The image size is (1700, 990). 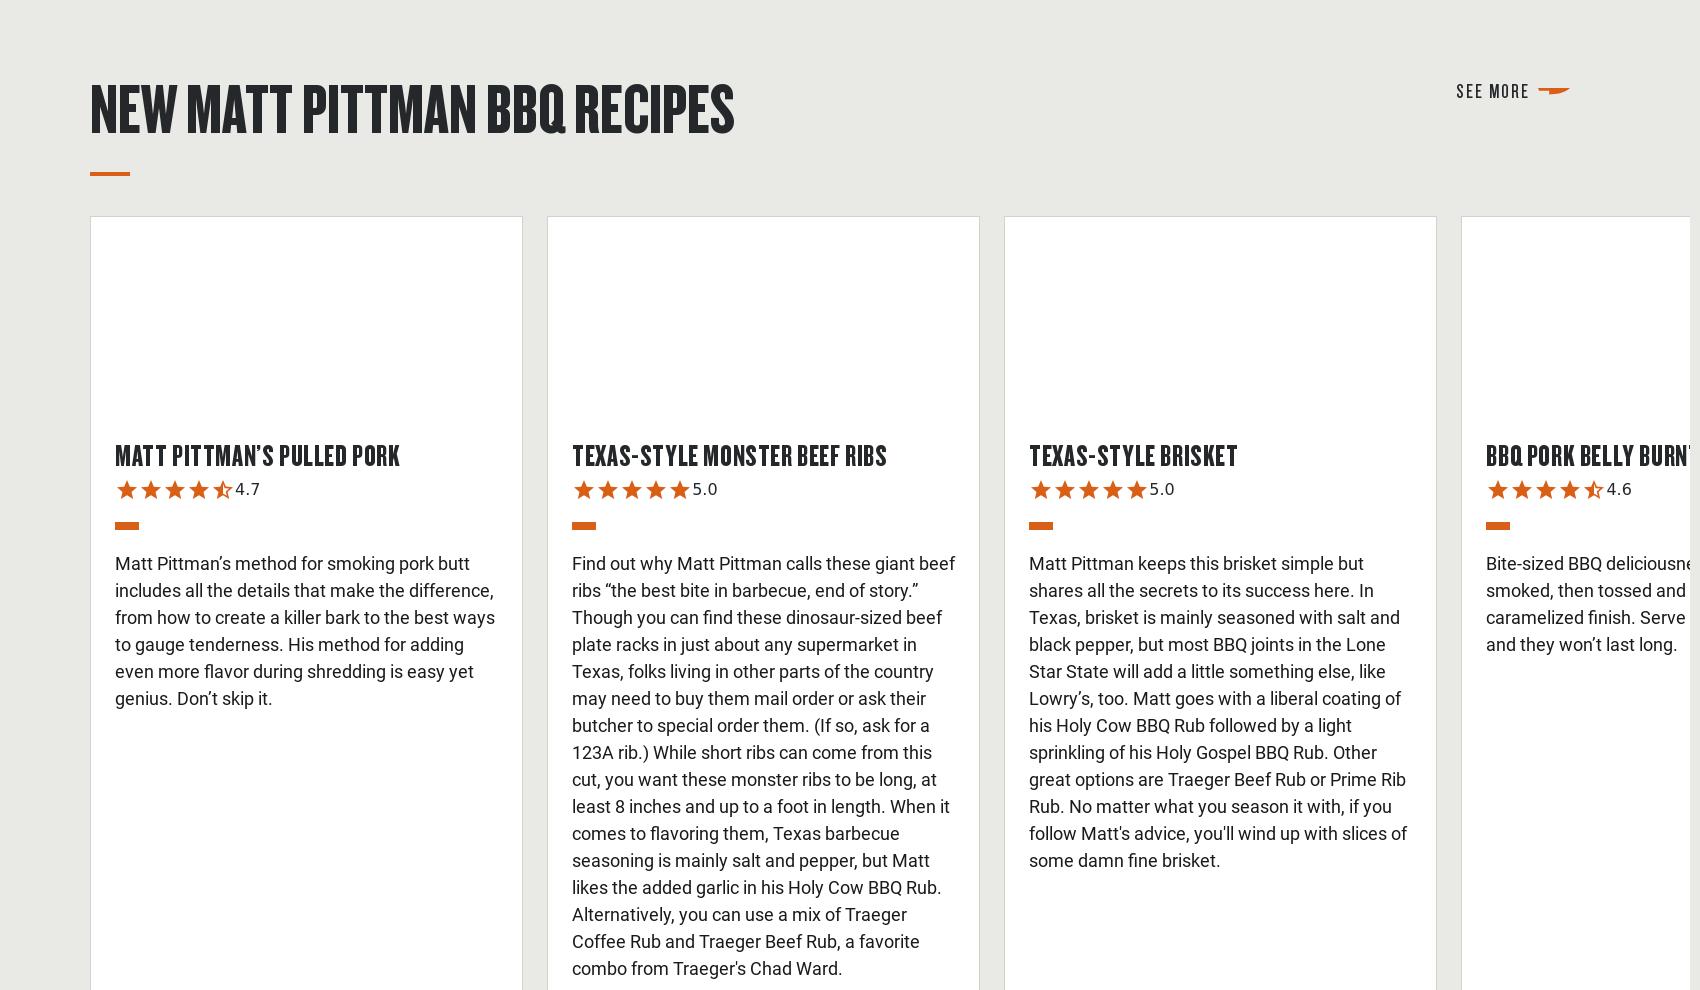 What do you see at coordinates (1492, 89) in the screenshot?
I see `'See More'` at bounding box center [1492, 89].